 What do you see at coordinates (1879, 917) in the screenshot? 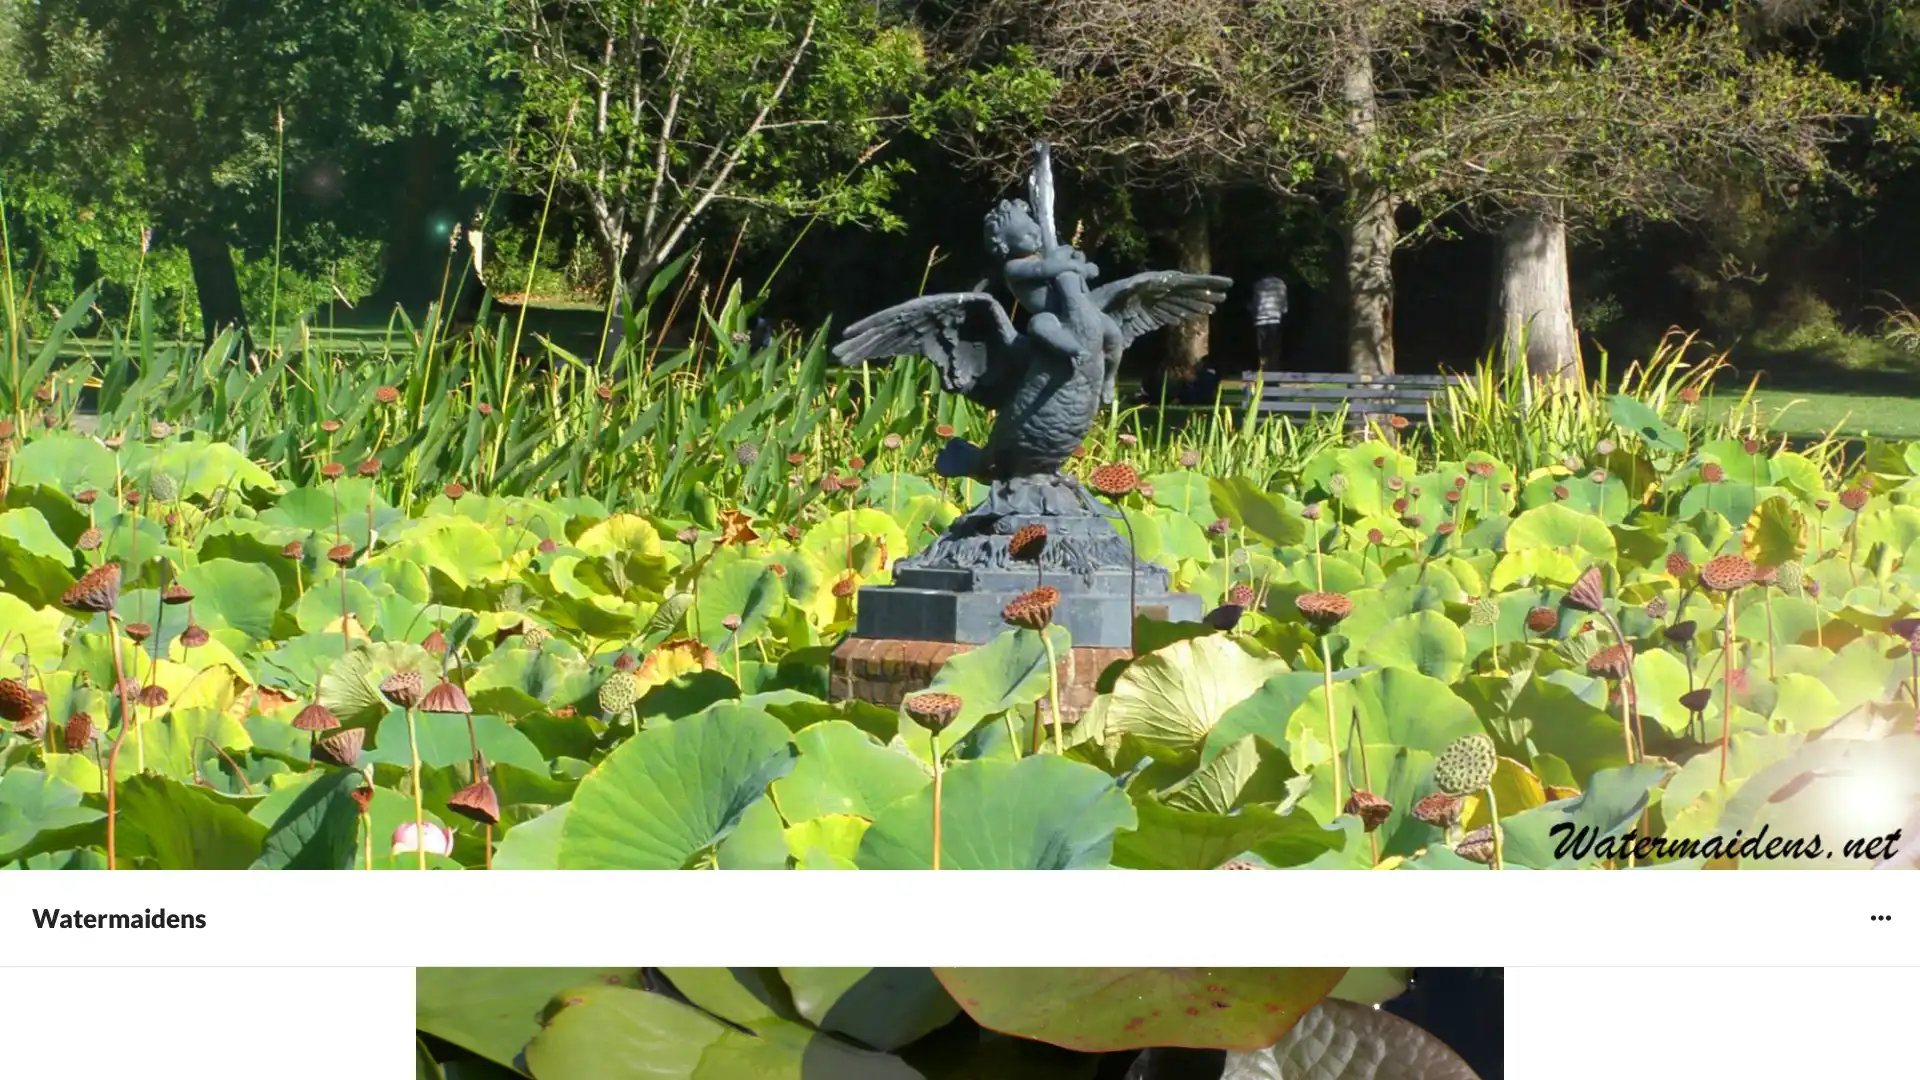
I see `WIDGETS` at bounding box center [1879, 917].